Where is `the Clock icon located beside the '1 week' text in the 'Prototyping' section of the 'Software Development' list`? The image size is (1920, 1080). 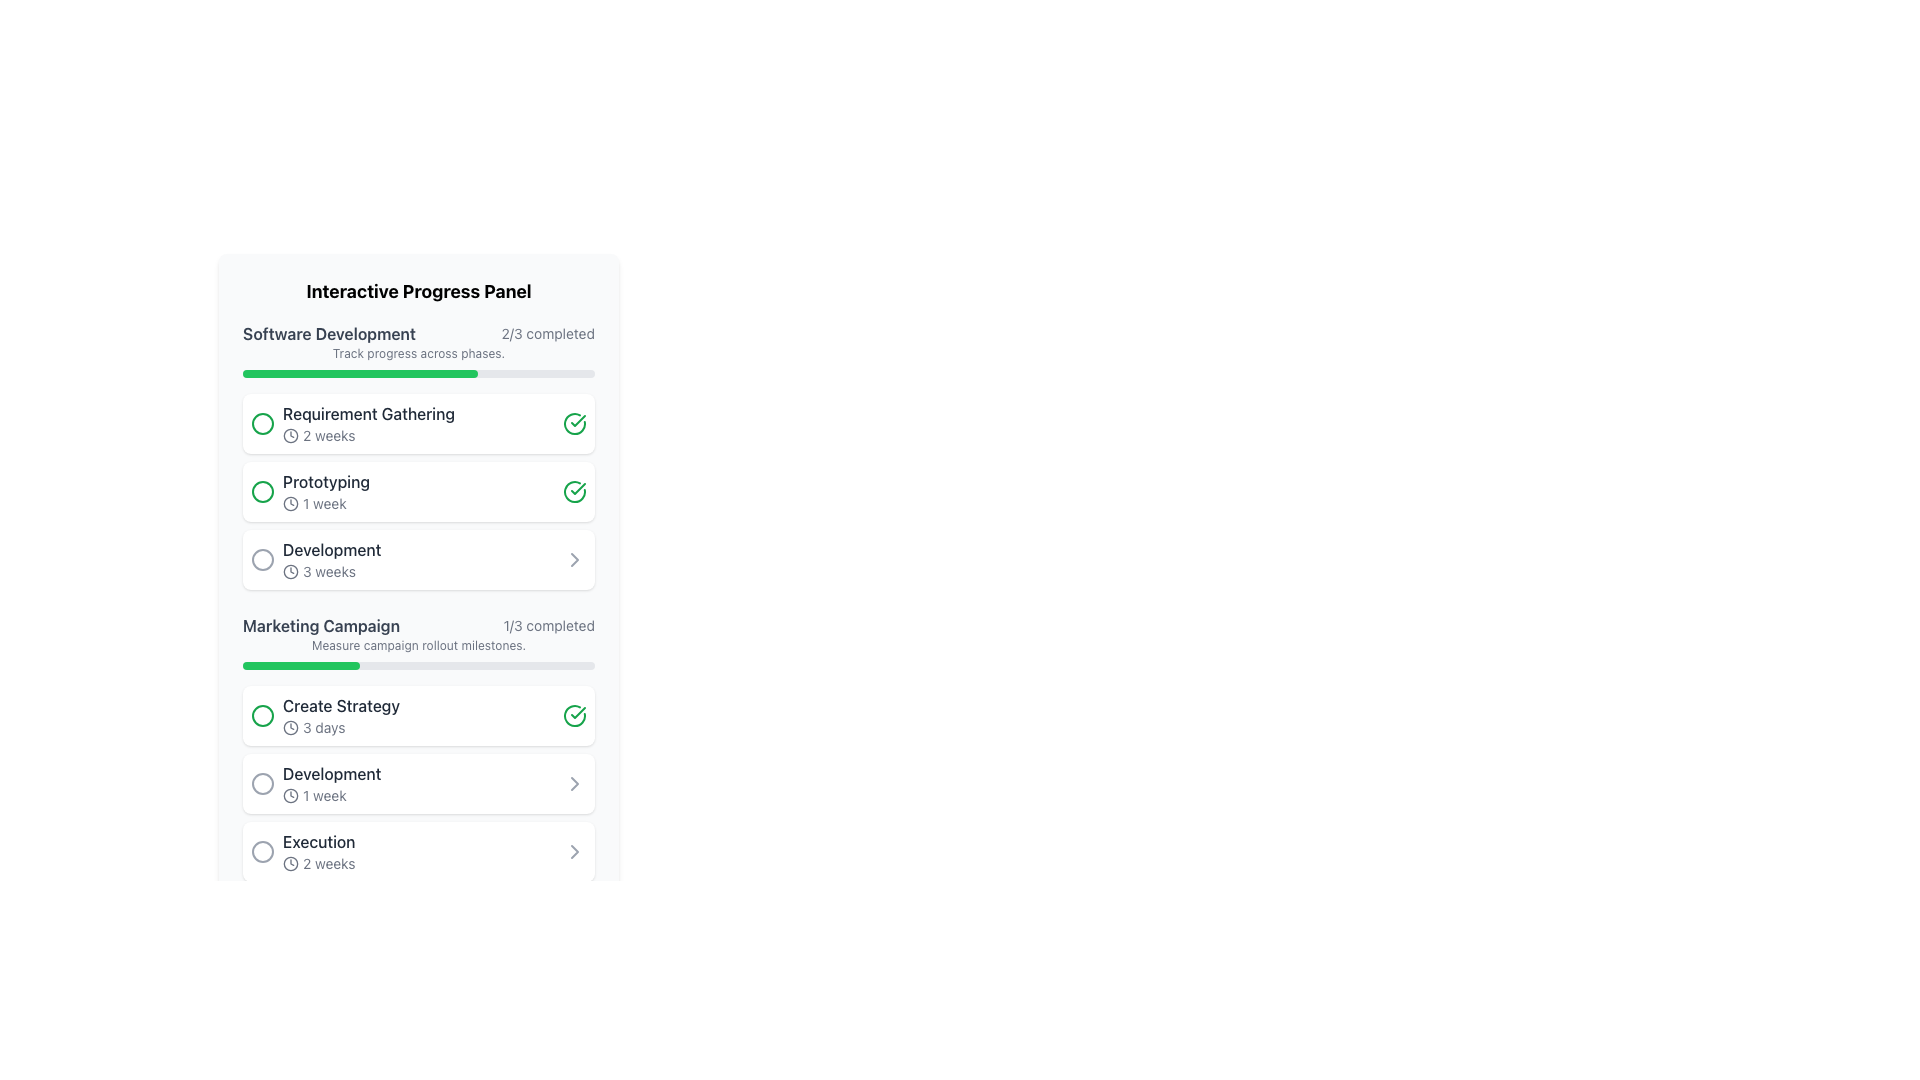 the Clock icon located beside the '1 week' text in the 'Prototyping' section of the 'Software Development' list is located at coordinates (290, 794).